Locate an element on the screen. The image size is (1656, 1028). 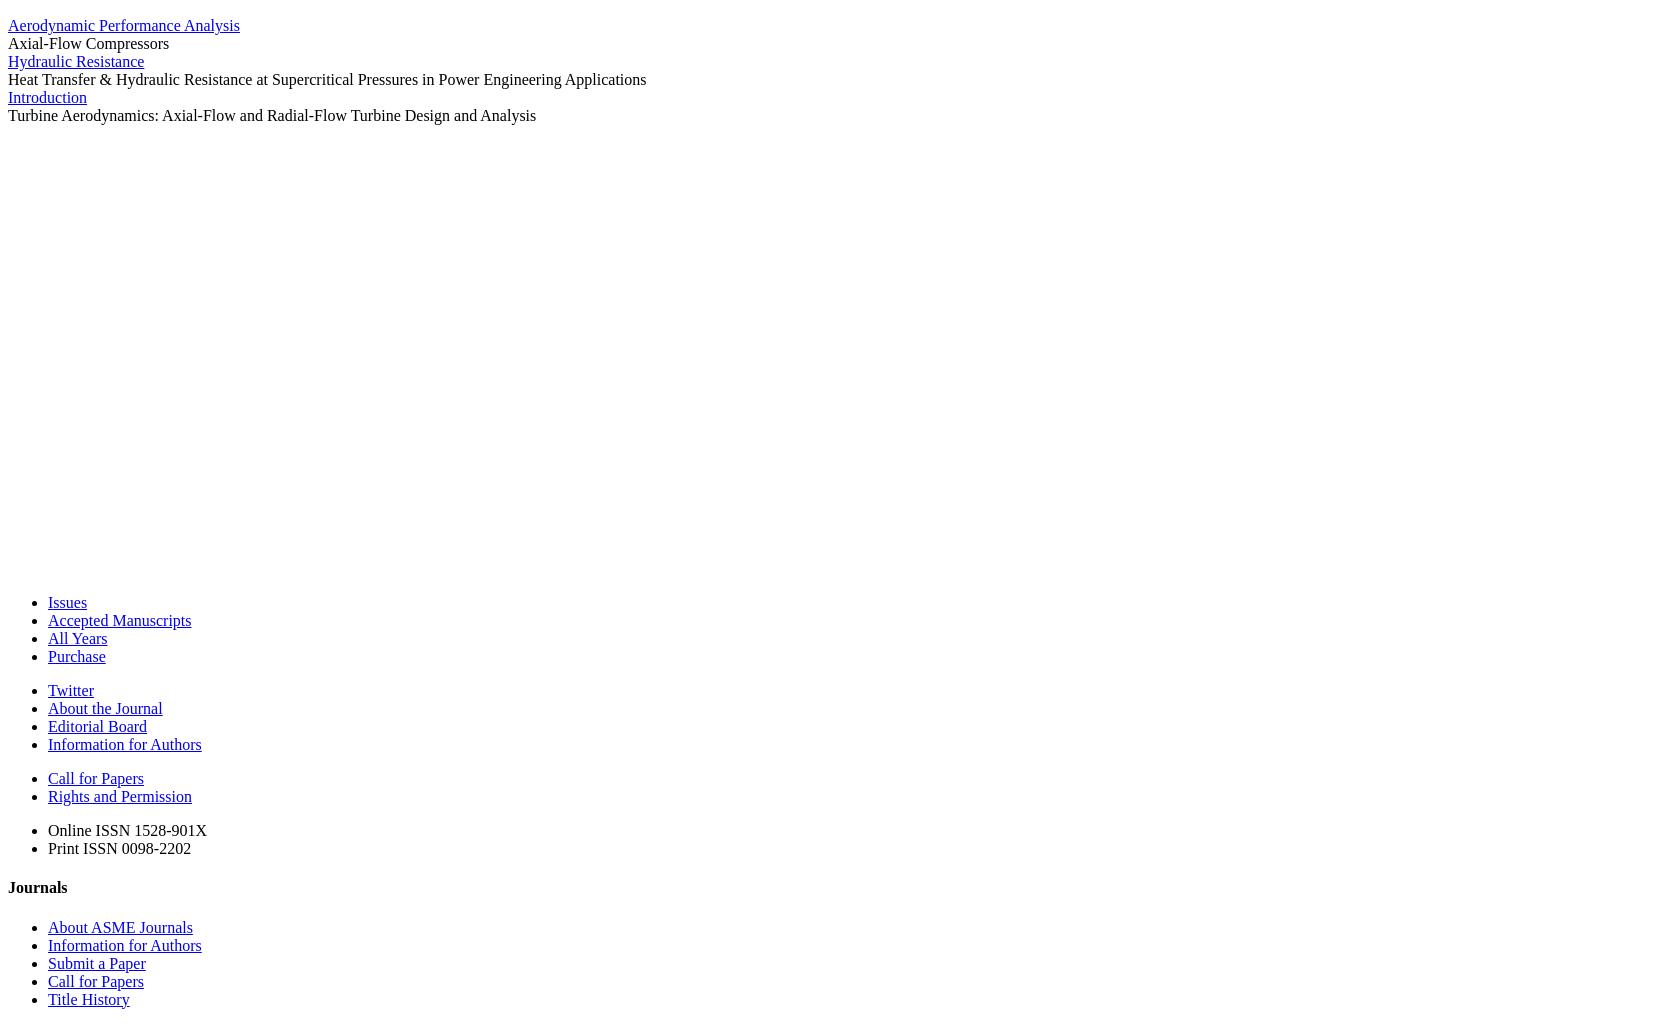
'About ASME Journals' is located at coordinates (119, 926).